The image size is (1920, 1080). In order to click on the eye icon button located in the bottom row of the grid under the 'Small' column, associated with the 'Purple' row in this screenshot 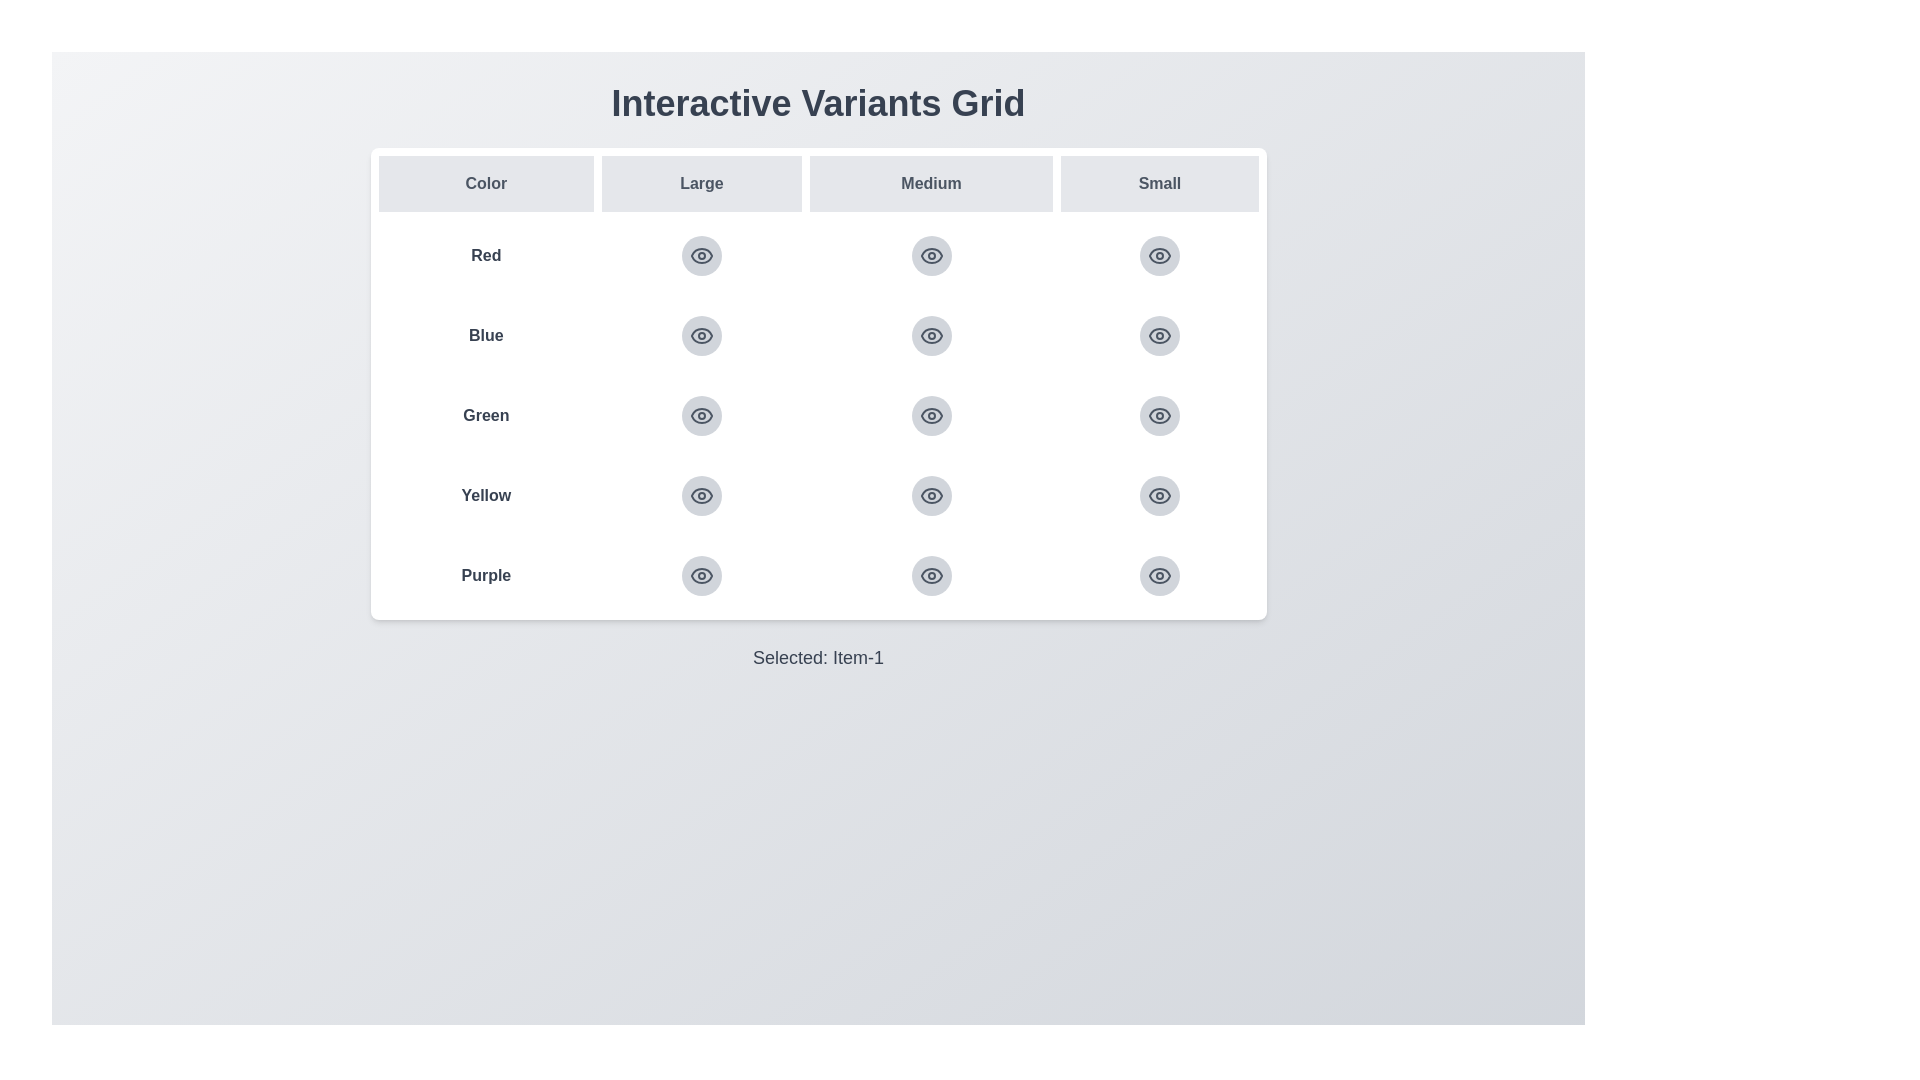, I will do `click(701, 575)`.